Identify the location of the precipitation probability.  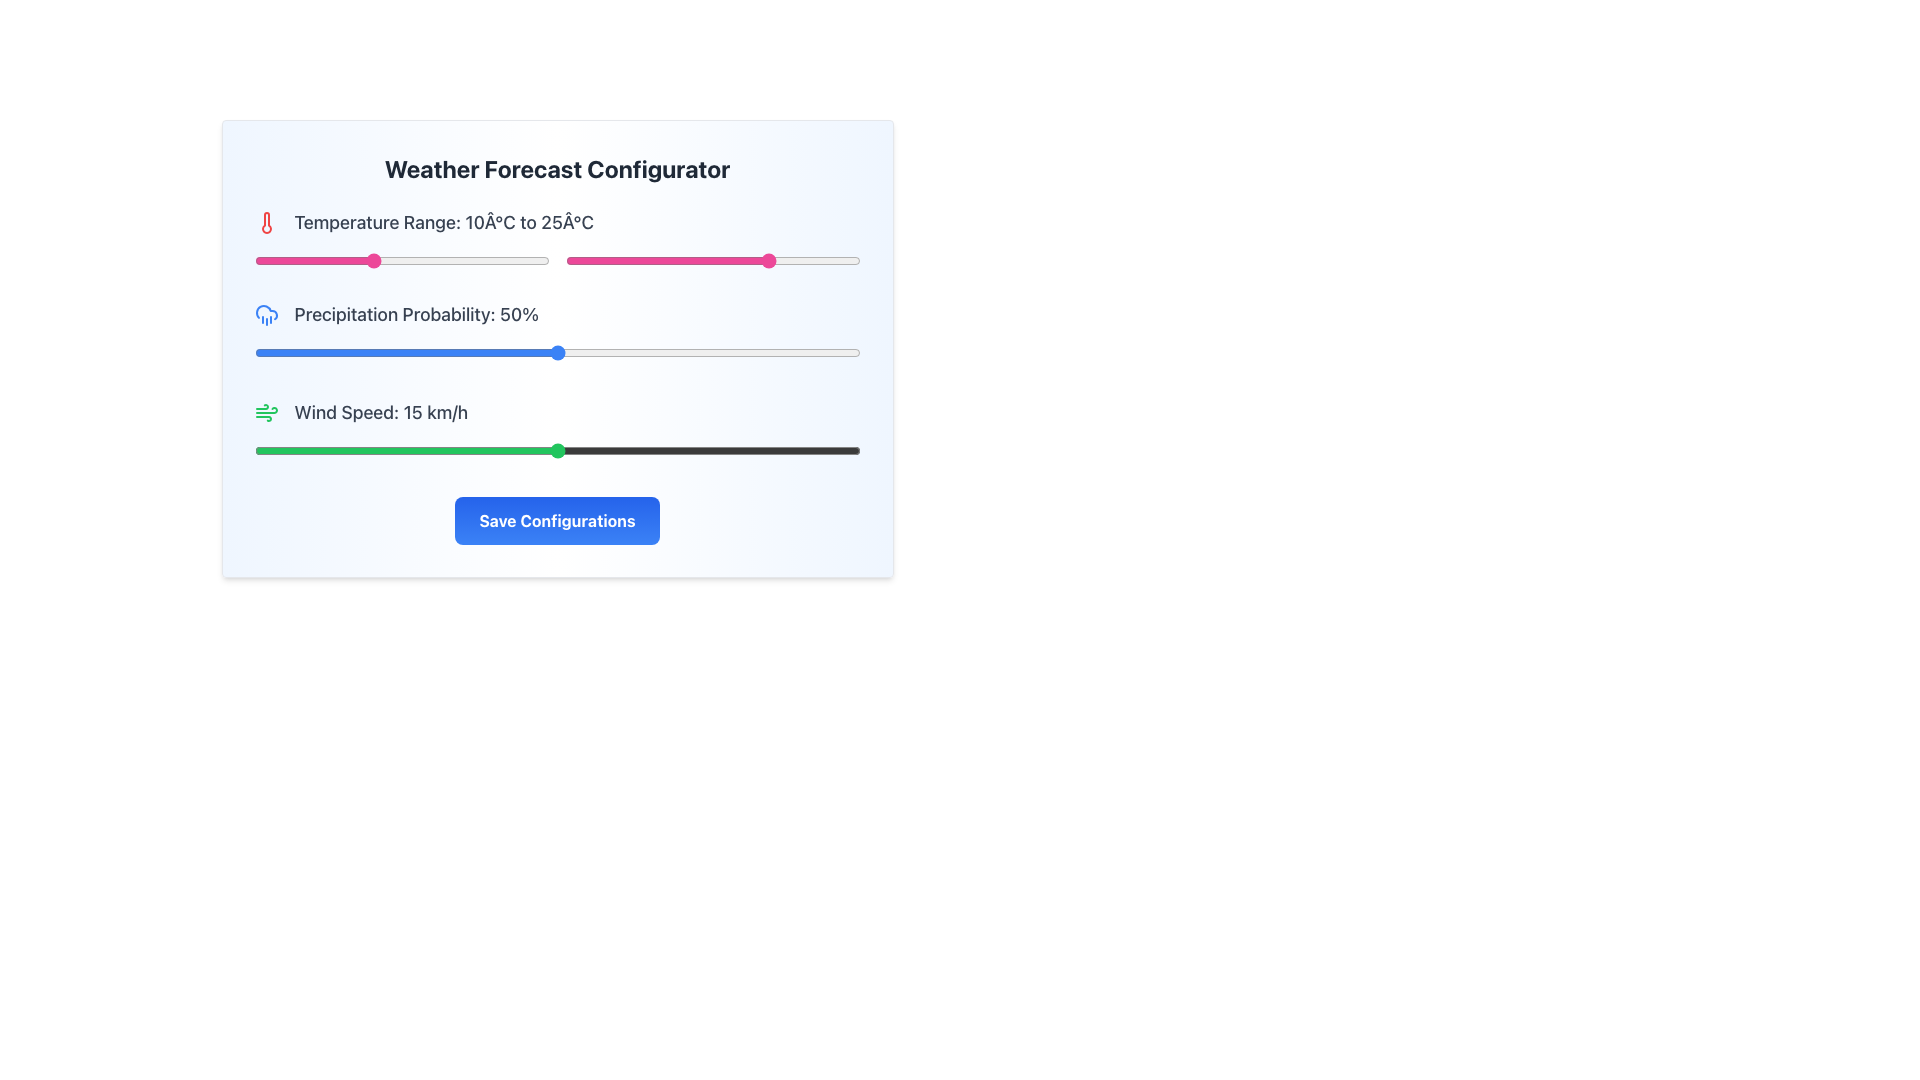
(333, 352).